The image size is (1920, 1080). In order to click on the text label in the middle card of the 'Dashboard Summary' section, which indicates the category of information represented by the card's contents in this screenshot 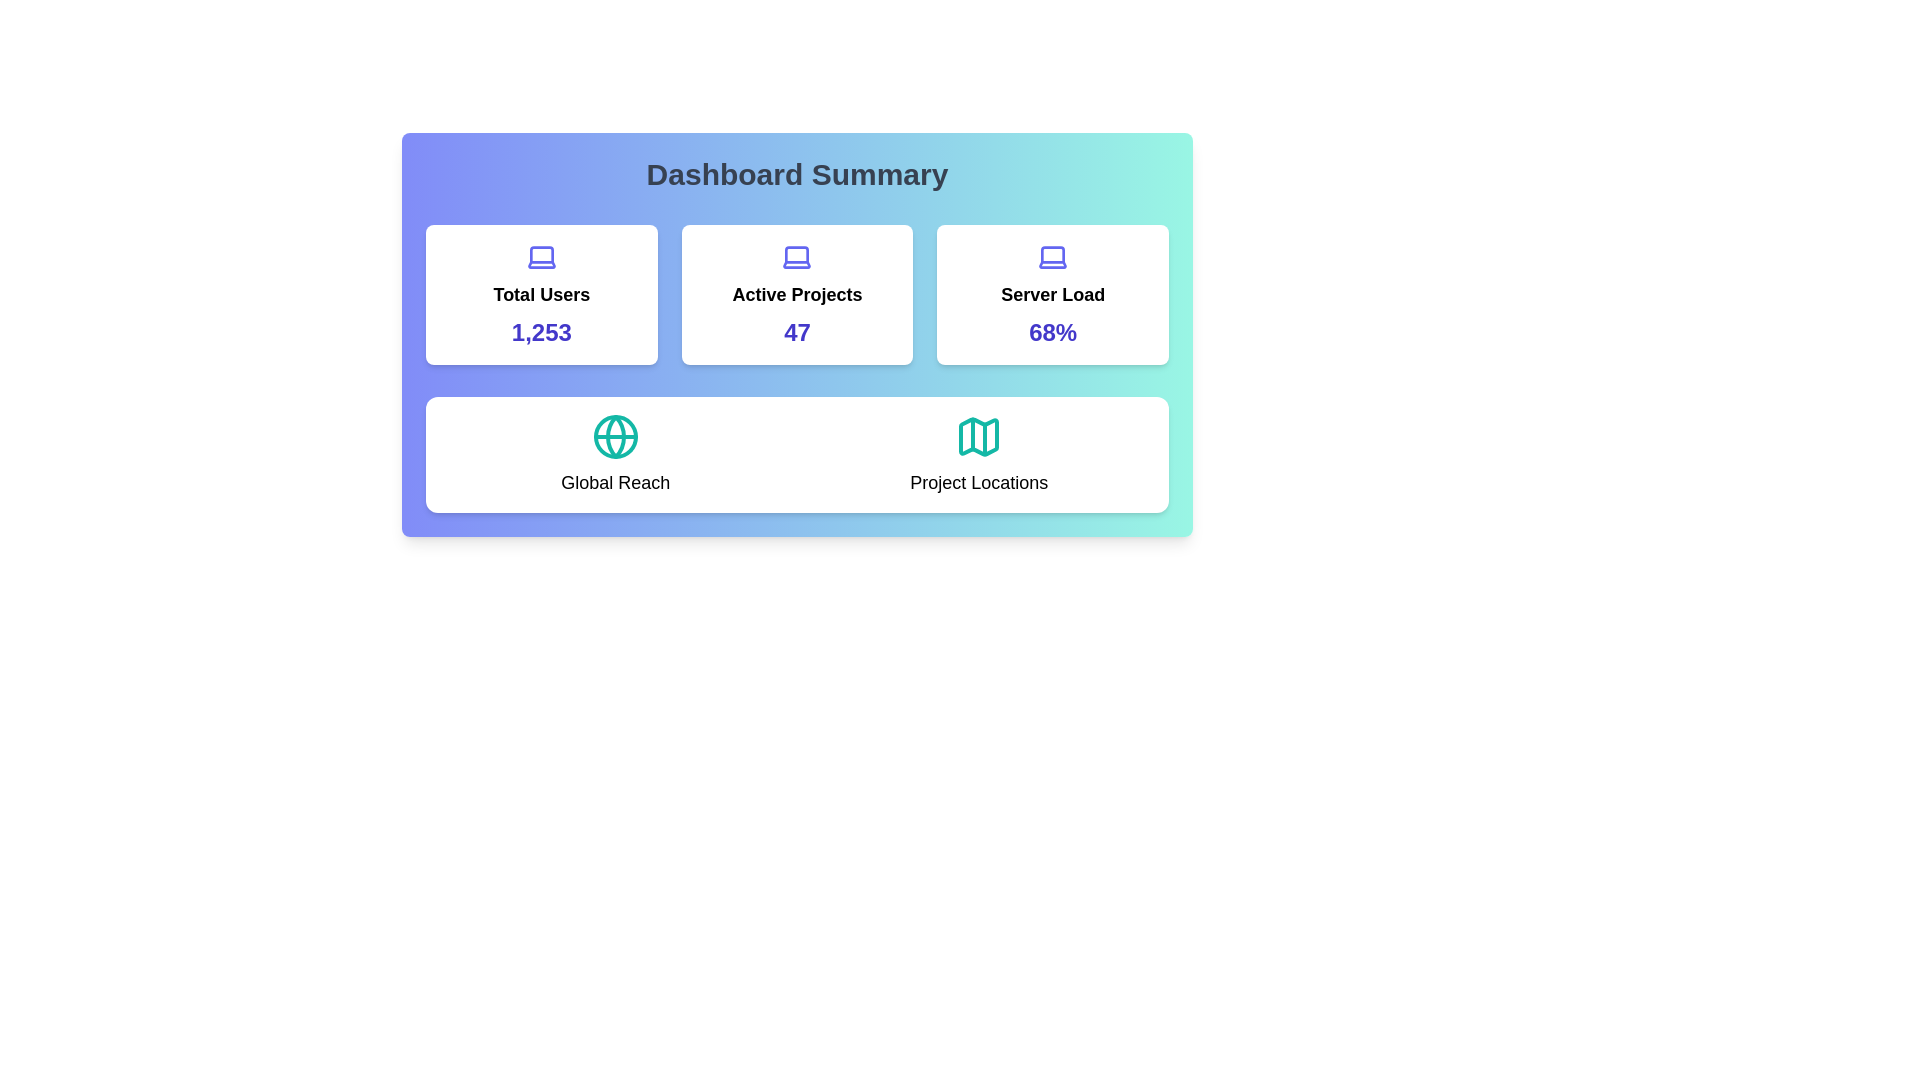, I will do `click(796, 294)`.